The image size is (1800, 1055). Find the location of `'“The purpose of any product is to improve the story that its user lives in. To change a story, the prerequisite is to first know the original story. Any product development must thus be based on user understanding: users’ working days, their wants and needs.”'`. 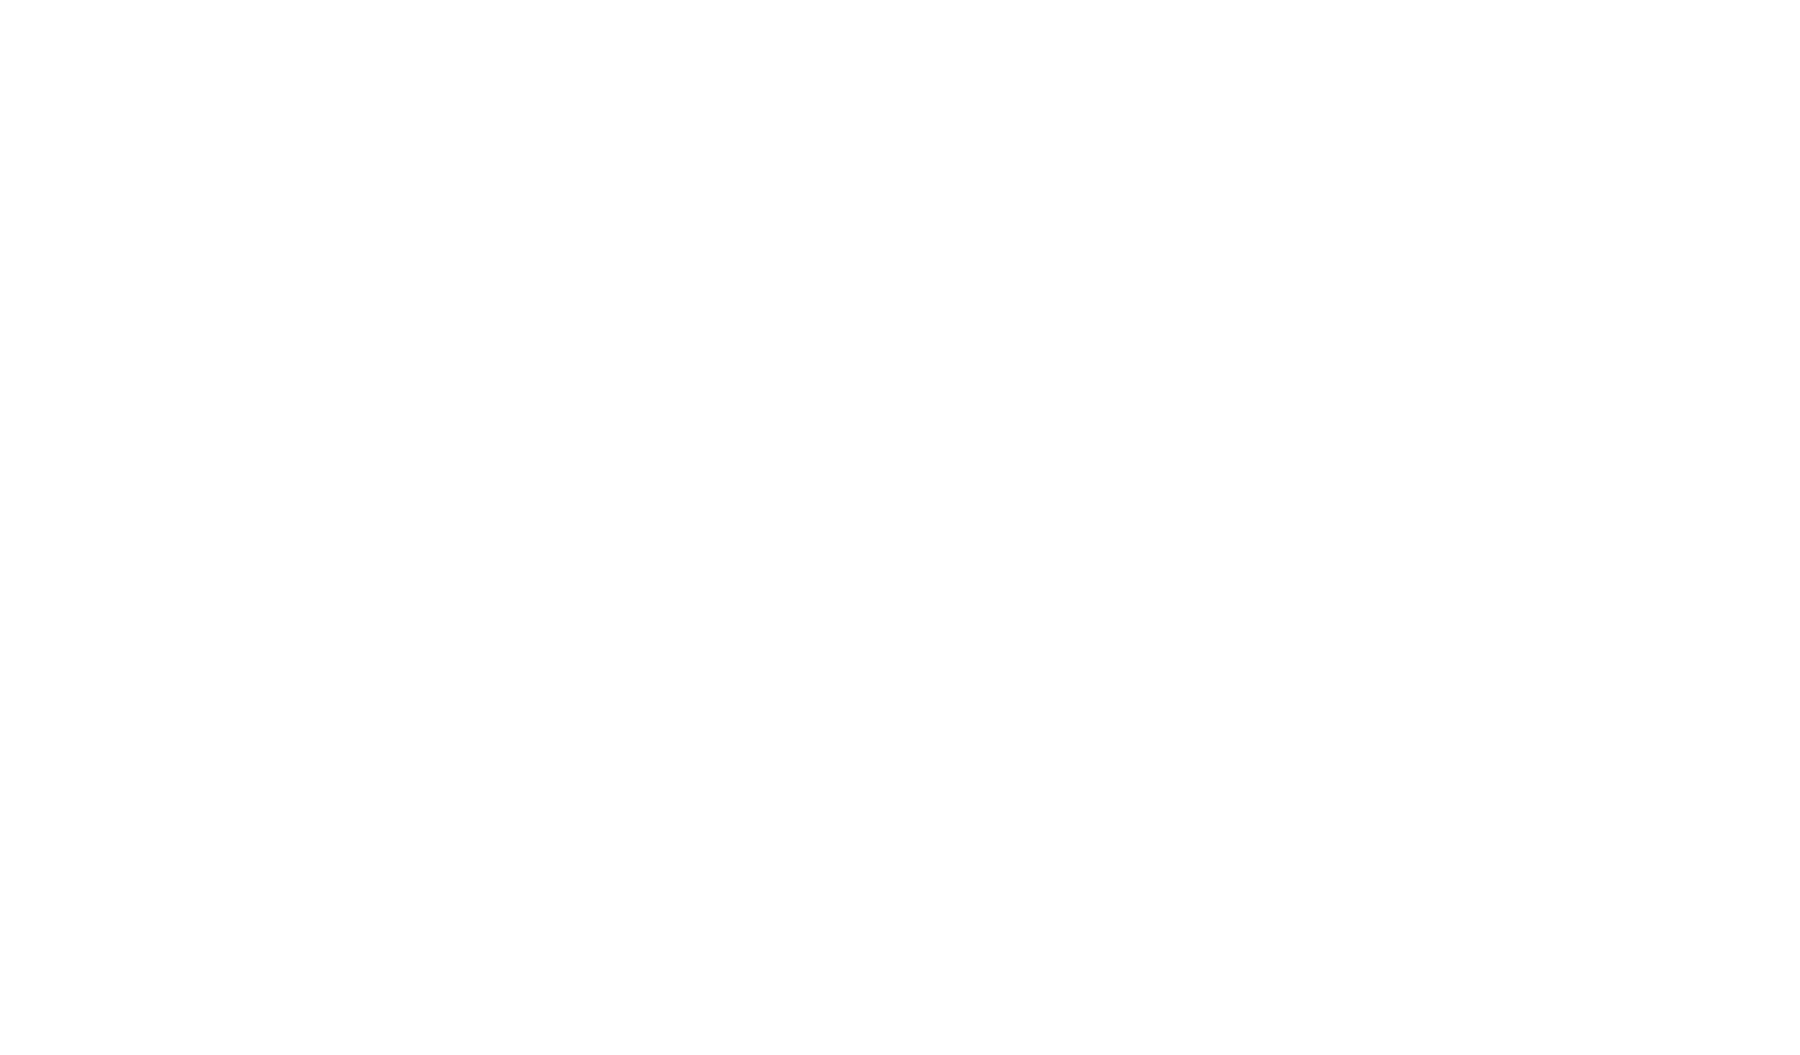

'“The purpose of any product is to improve the story that its user lives in. To change a story, the prerequisite is to first know the original story. Any product development must thus be based on user understanding: users’ working days, their wants and needs.”' is located at coordinates (294, 162).